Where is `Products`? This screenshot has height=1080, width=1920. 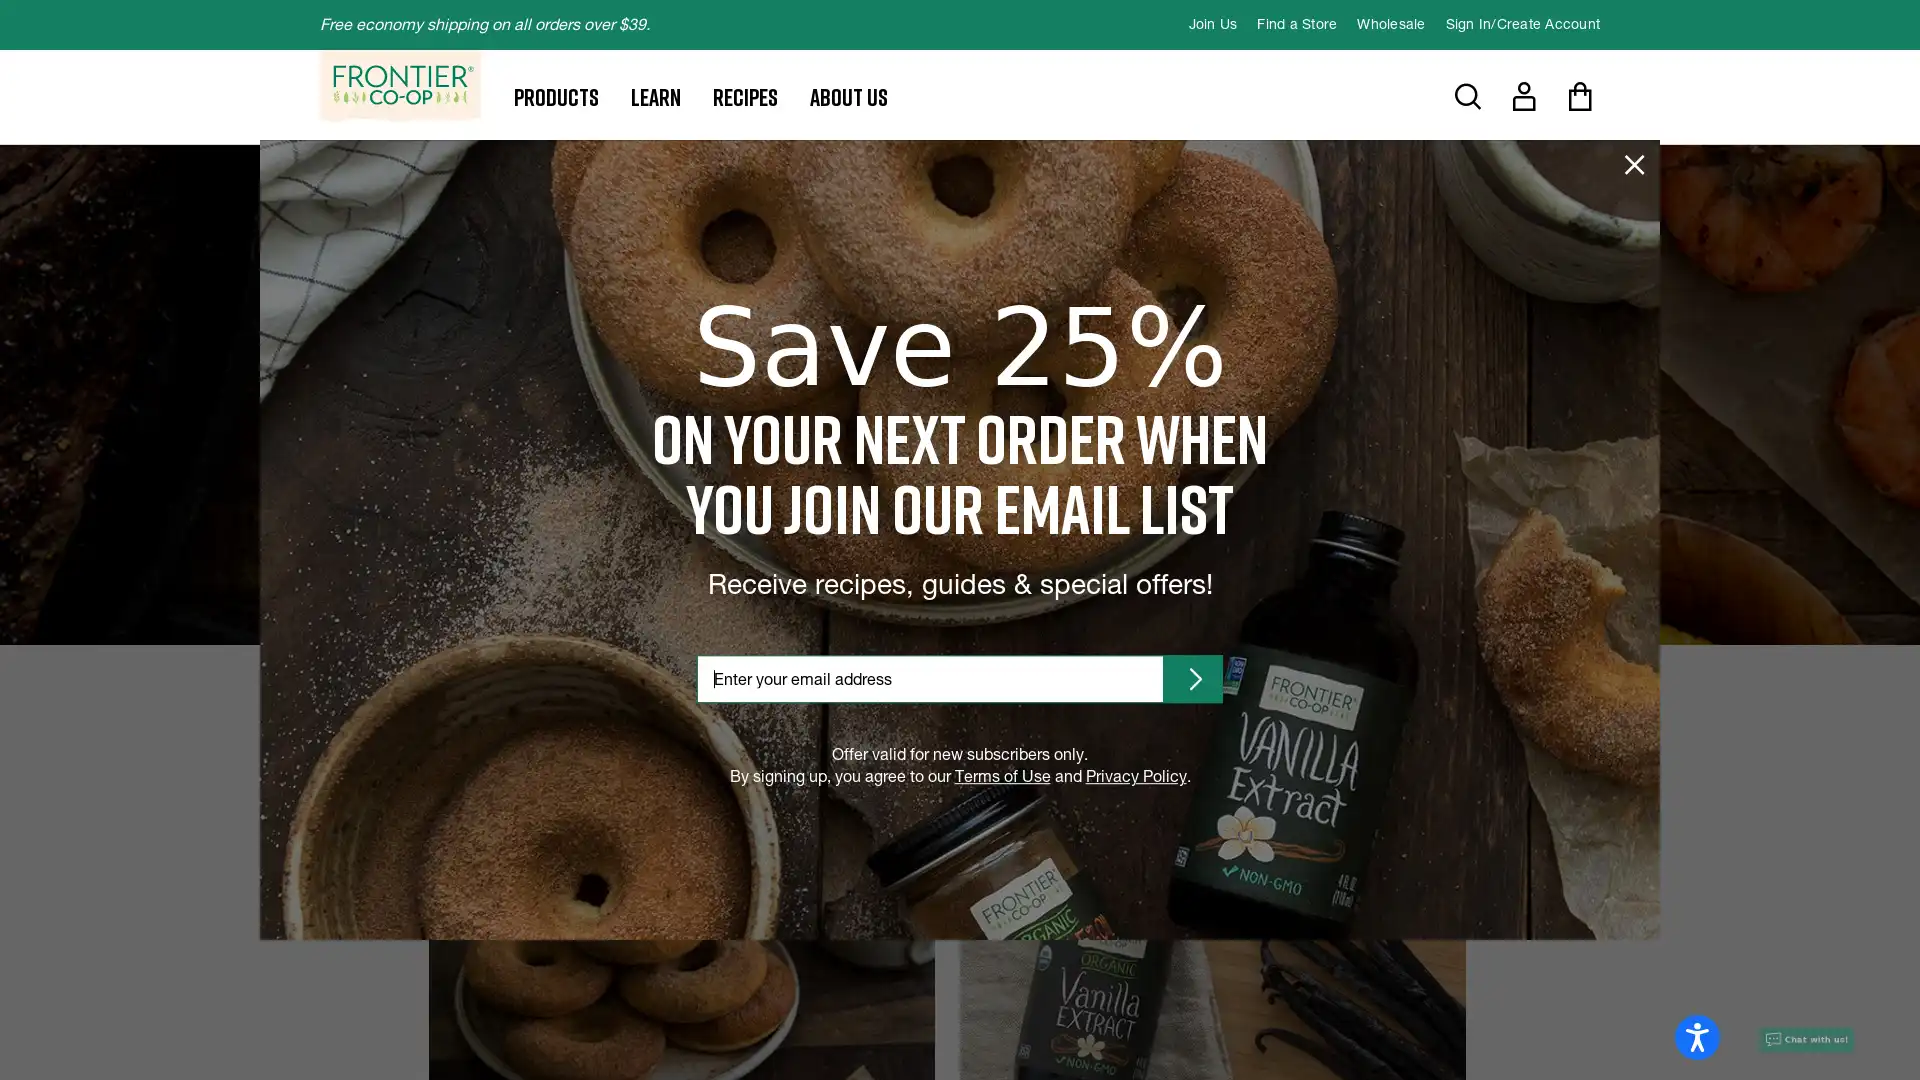
Products is located at coordinates (556, 96).